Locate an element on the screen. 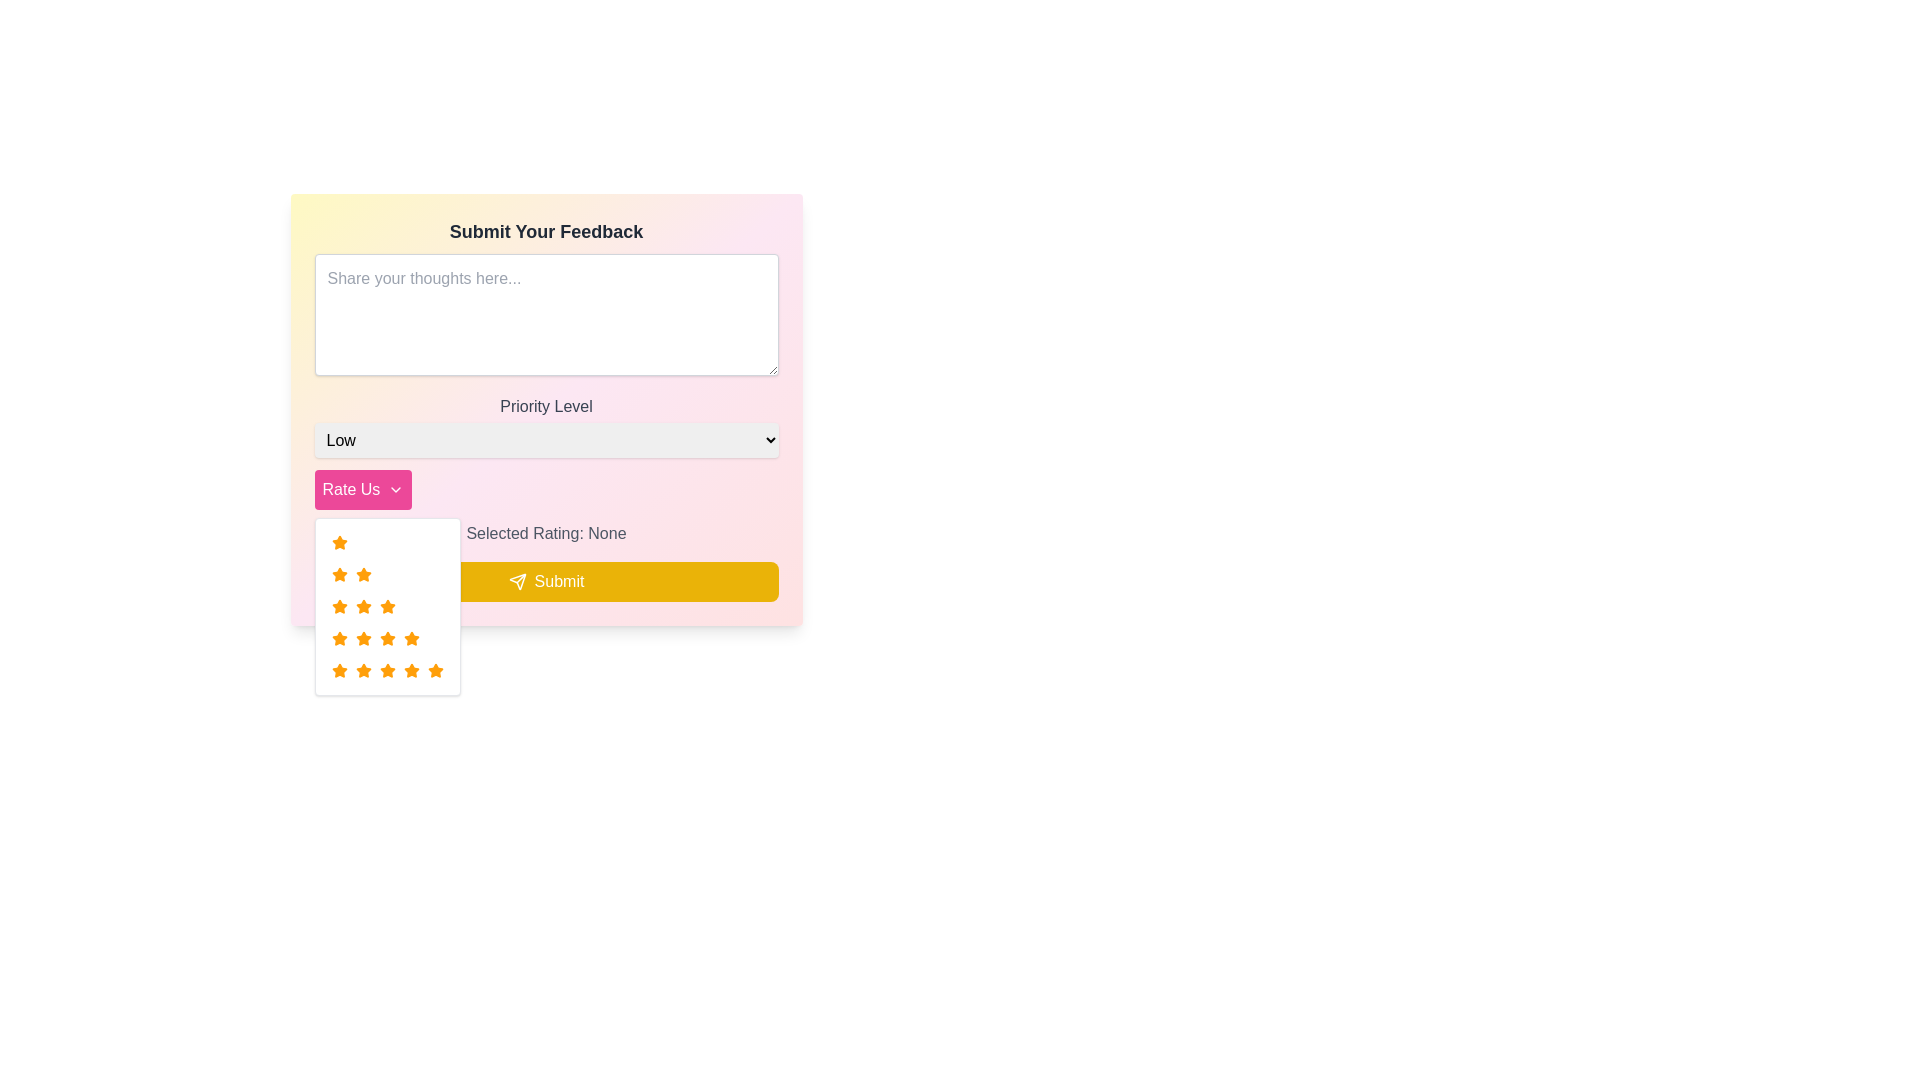 This screenshot has height=1080, width=1920. the sixth star in the second row of the star rating dropdown under the 'Rate Us' button is located at coordinates (410, 671).